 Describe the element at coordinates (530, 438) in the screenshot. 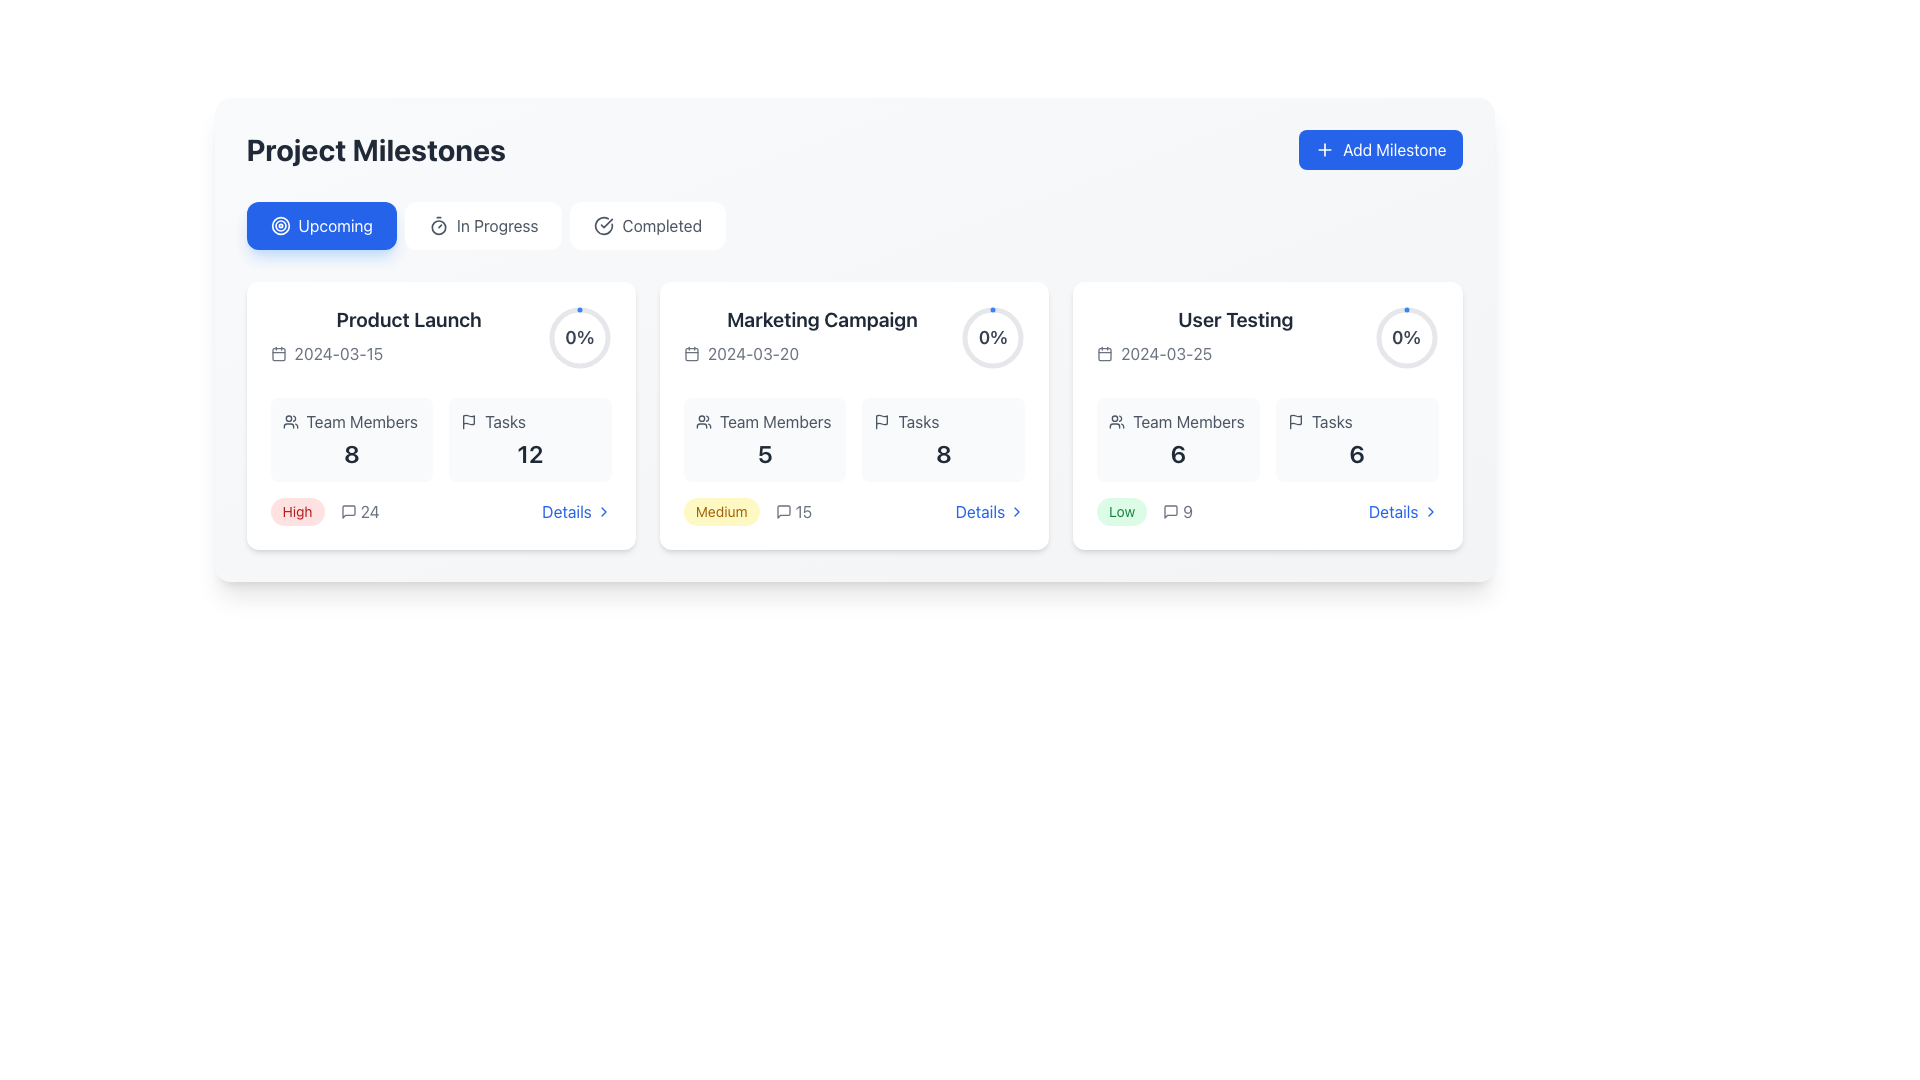

I see `the informational display panel showing the label 'Tasks' and the count '12', located in the right grid cell of the 'Project Launch' section` at that location.